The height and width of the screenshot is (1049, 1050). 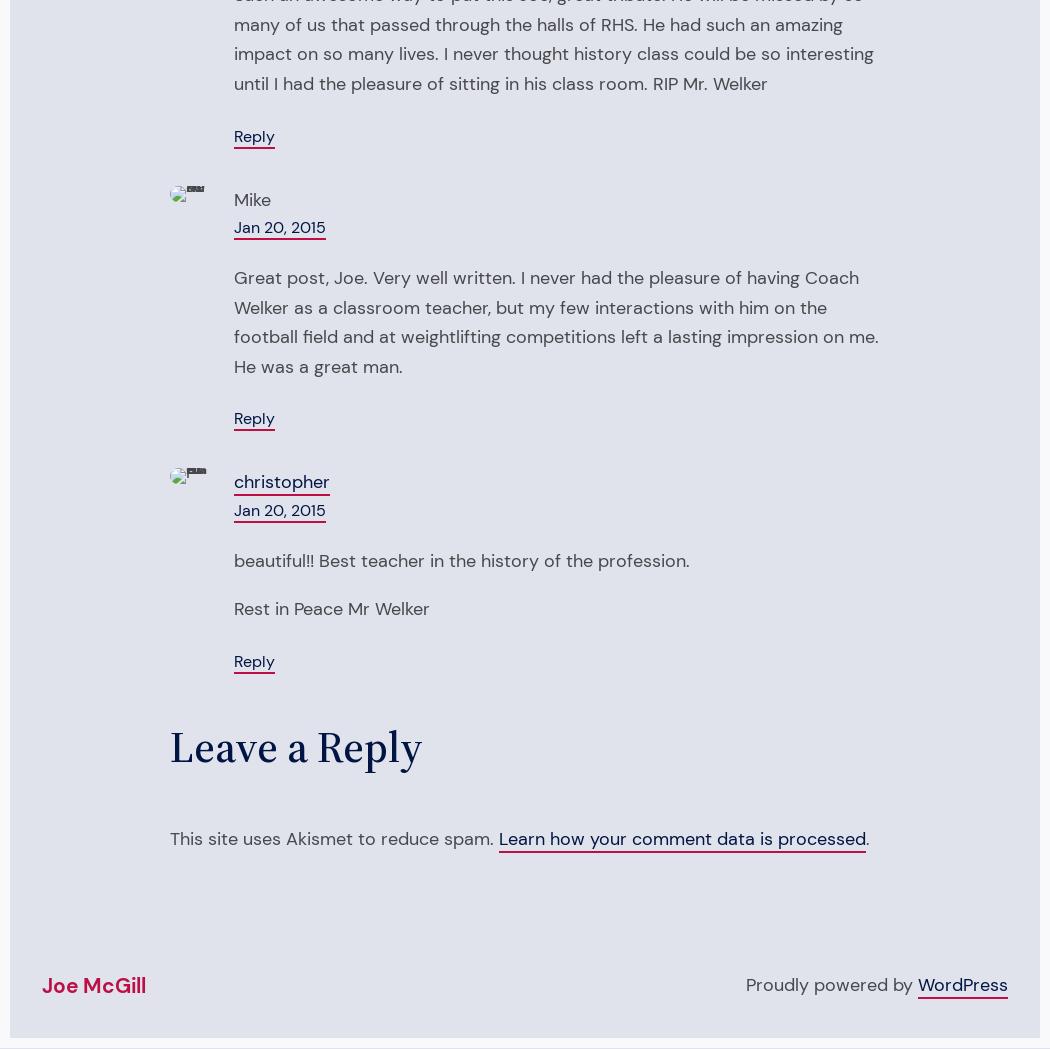 What do you see at coordinates (281, 482) in the screenshot?
I see `'christopher'` at bounding box center [281, 482].